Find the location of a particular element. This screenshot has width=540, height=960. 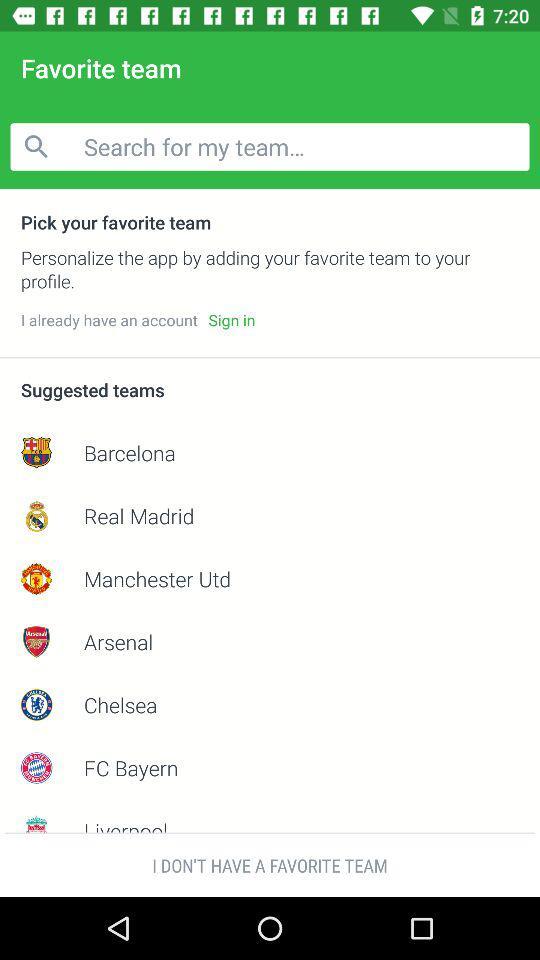

the icon below favorite team item is located at coordinates (270, 145).